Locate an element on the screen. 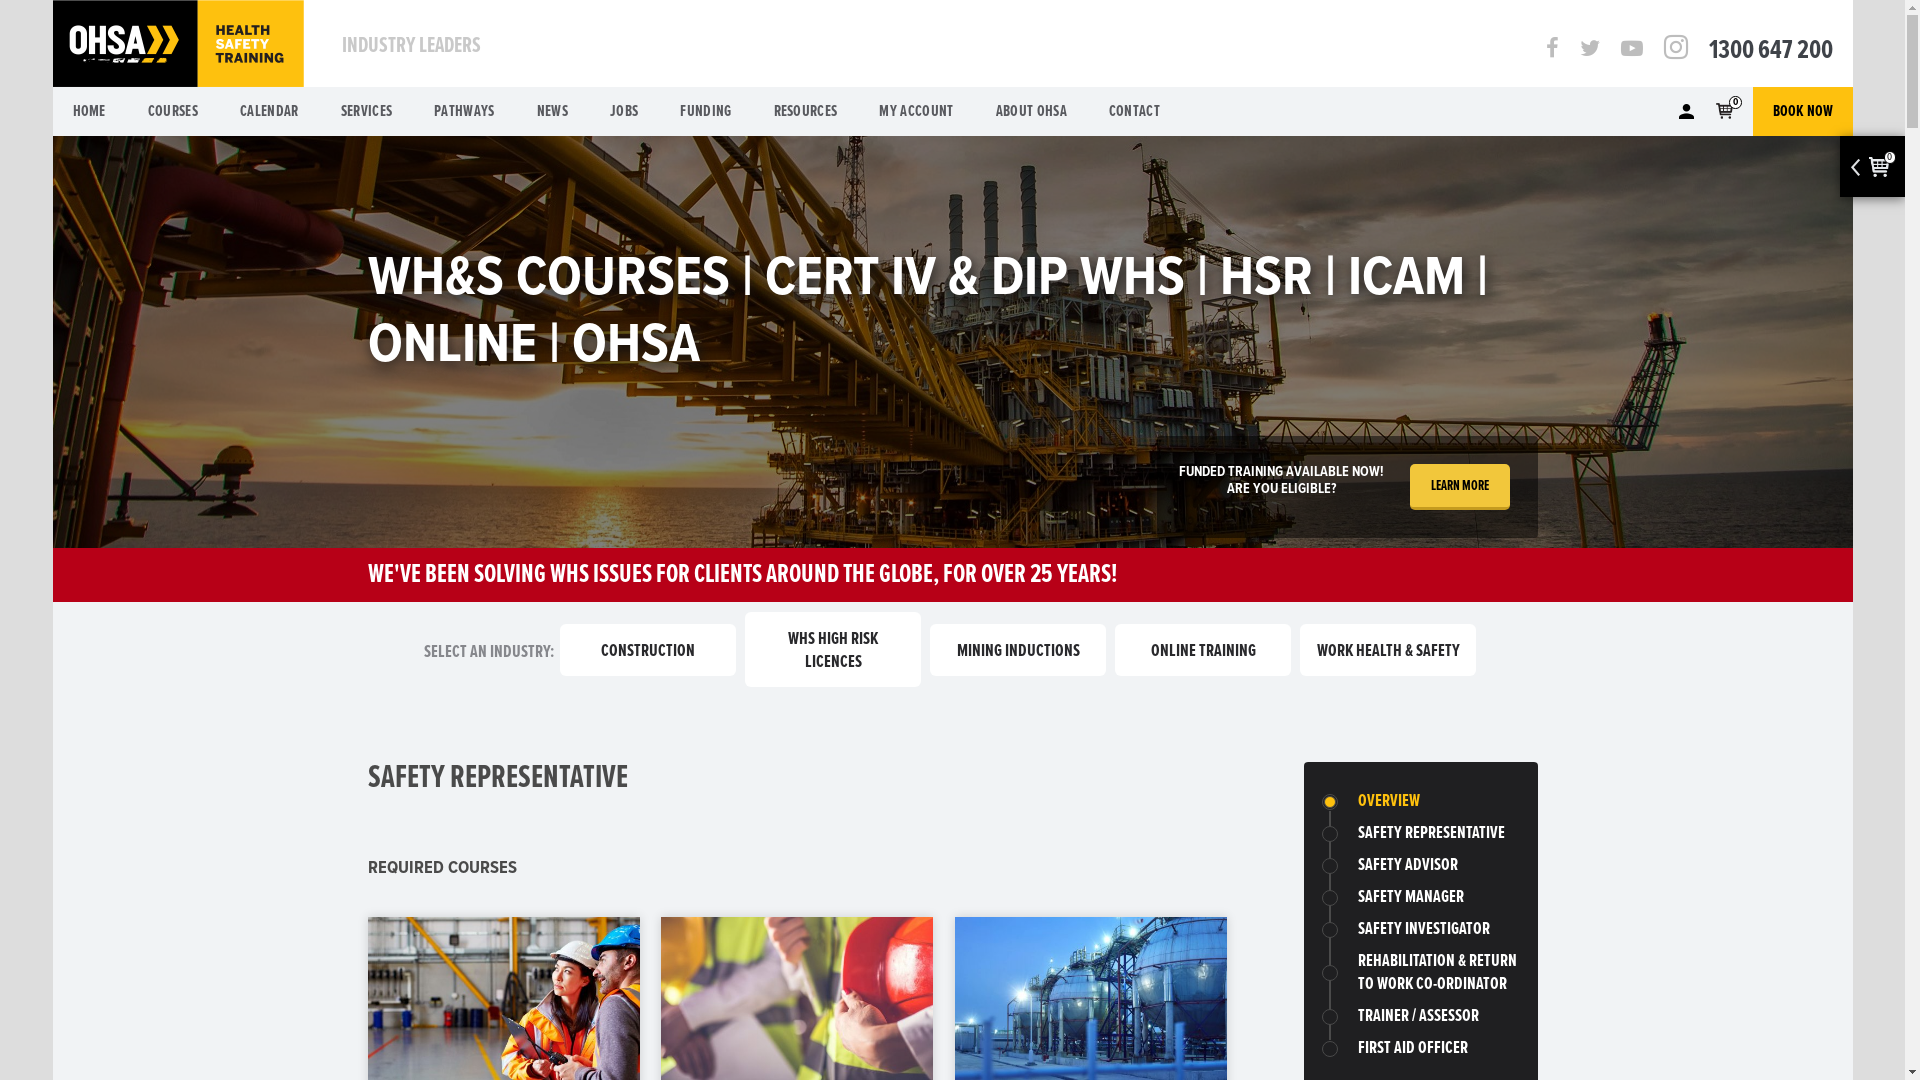 The height and width of the screenshot is (1080, 1920). 'Twitter' is located at coordinates (1588, 49).